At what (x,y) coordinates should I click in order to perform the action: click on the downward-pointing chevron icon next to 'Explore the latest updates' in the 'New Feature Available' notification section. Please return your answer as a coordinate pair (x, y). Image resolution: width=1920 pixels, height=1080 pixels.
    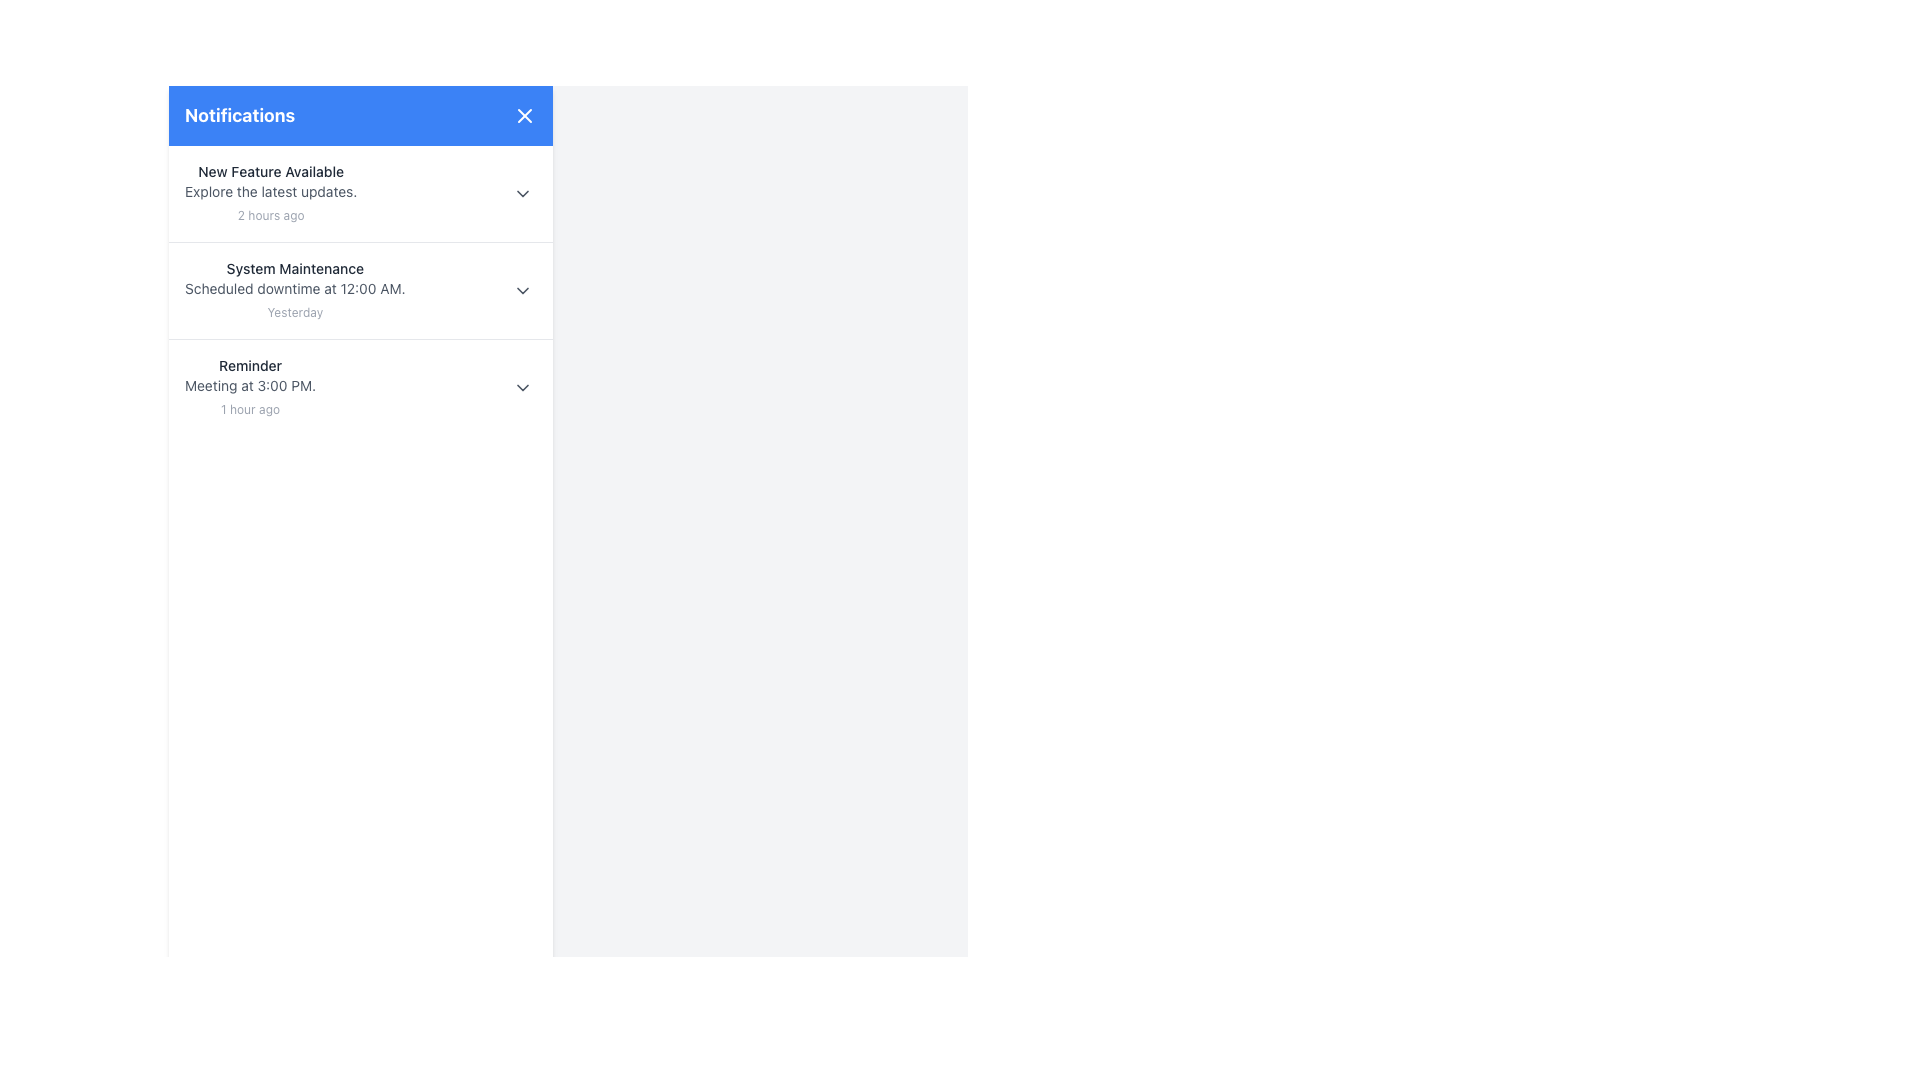
    Looking at the image, I should click on (523, 193).